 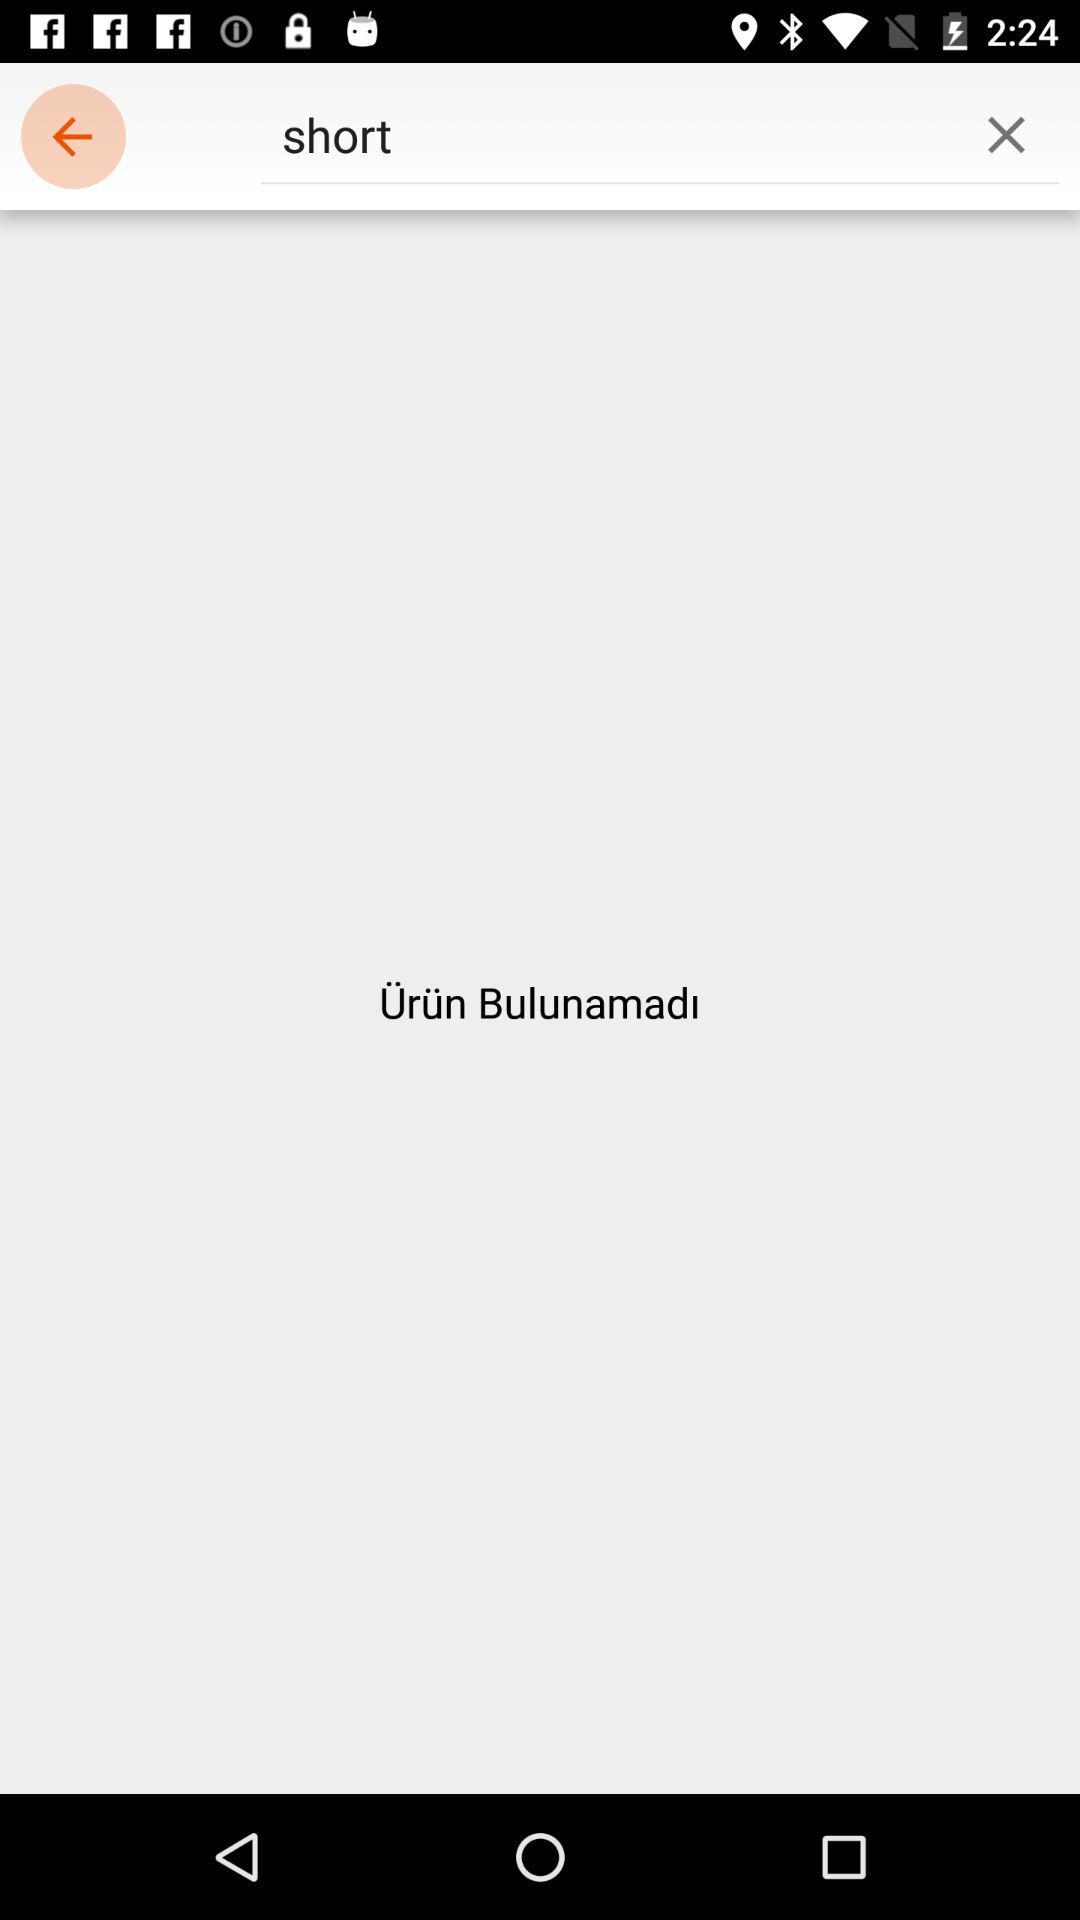 What do you see at coordinates (72, 135) in the screenshot?
I see `icon next to short icon` at bounding box center [72, 135].